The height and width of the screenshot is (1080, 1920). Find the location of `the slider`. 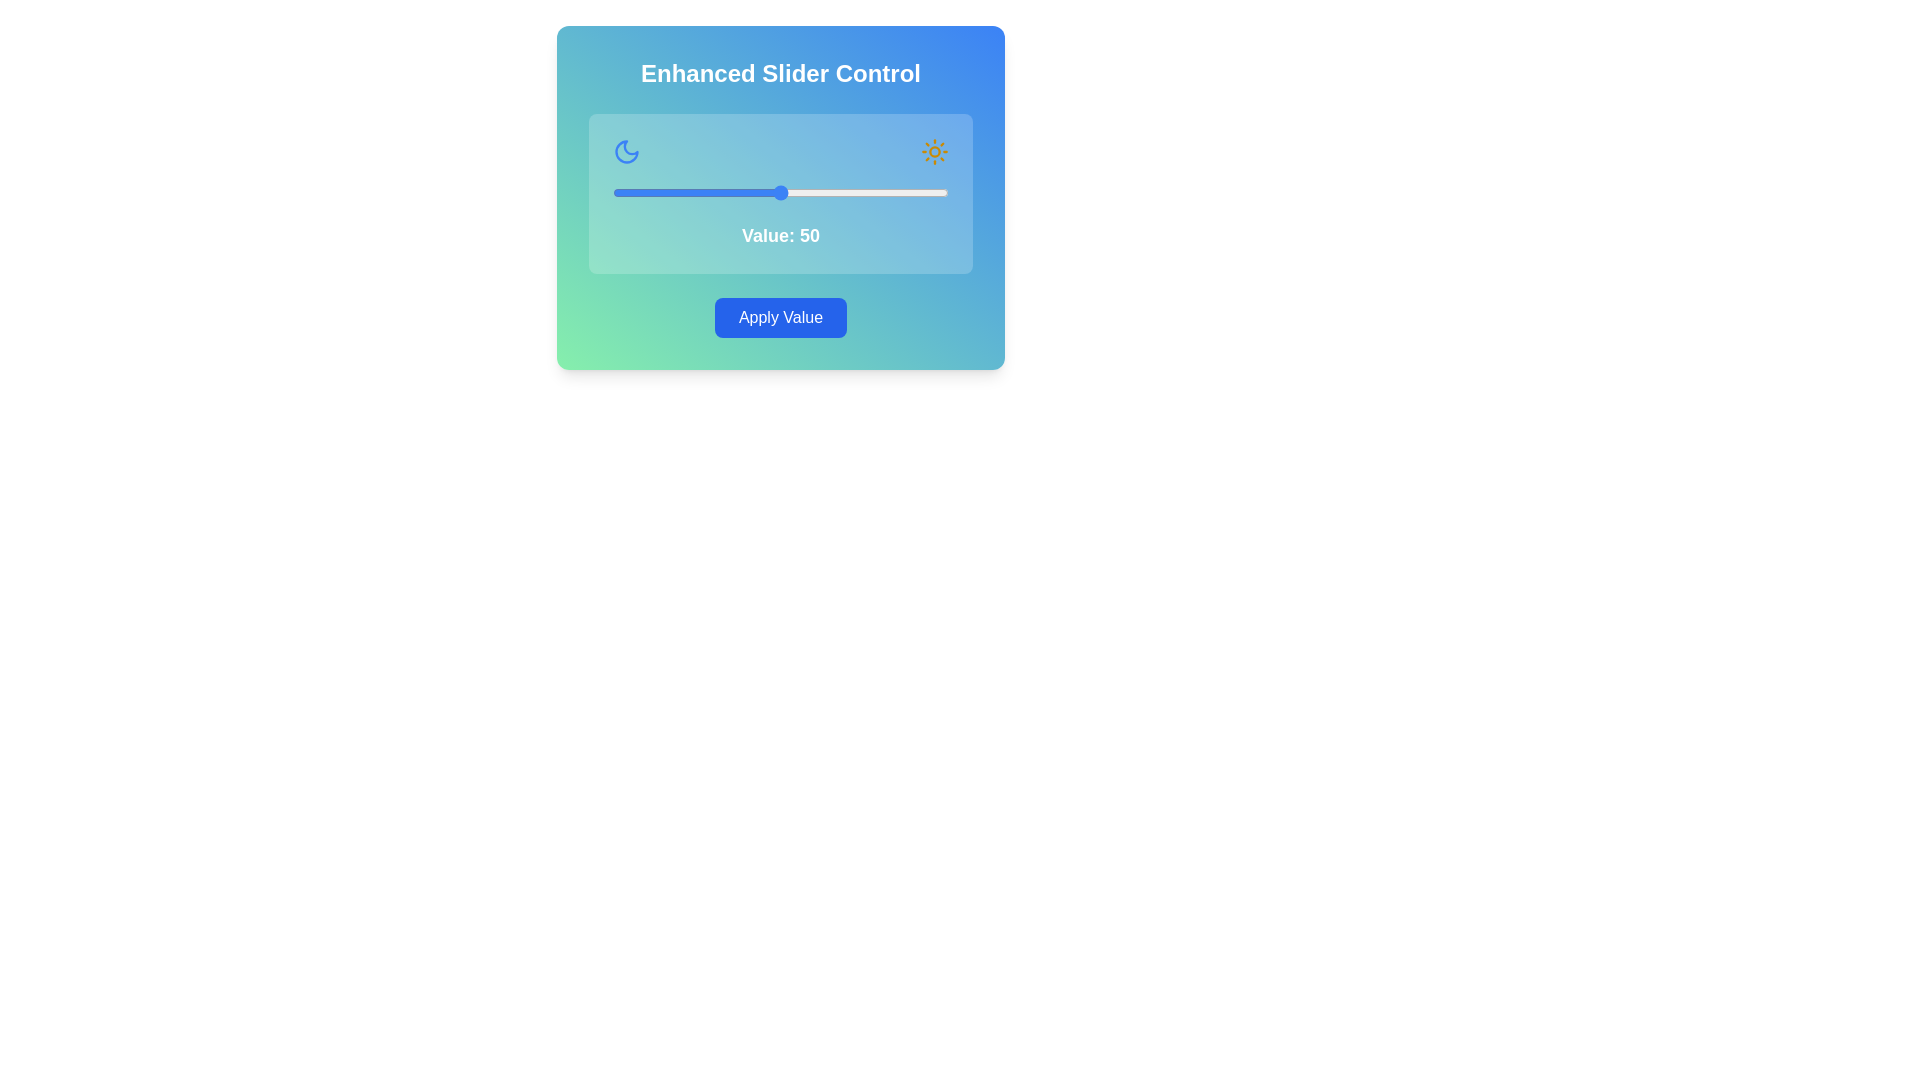

the slider is located at coordinates (739, 192).